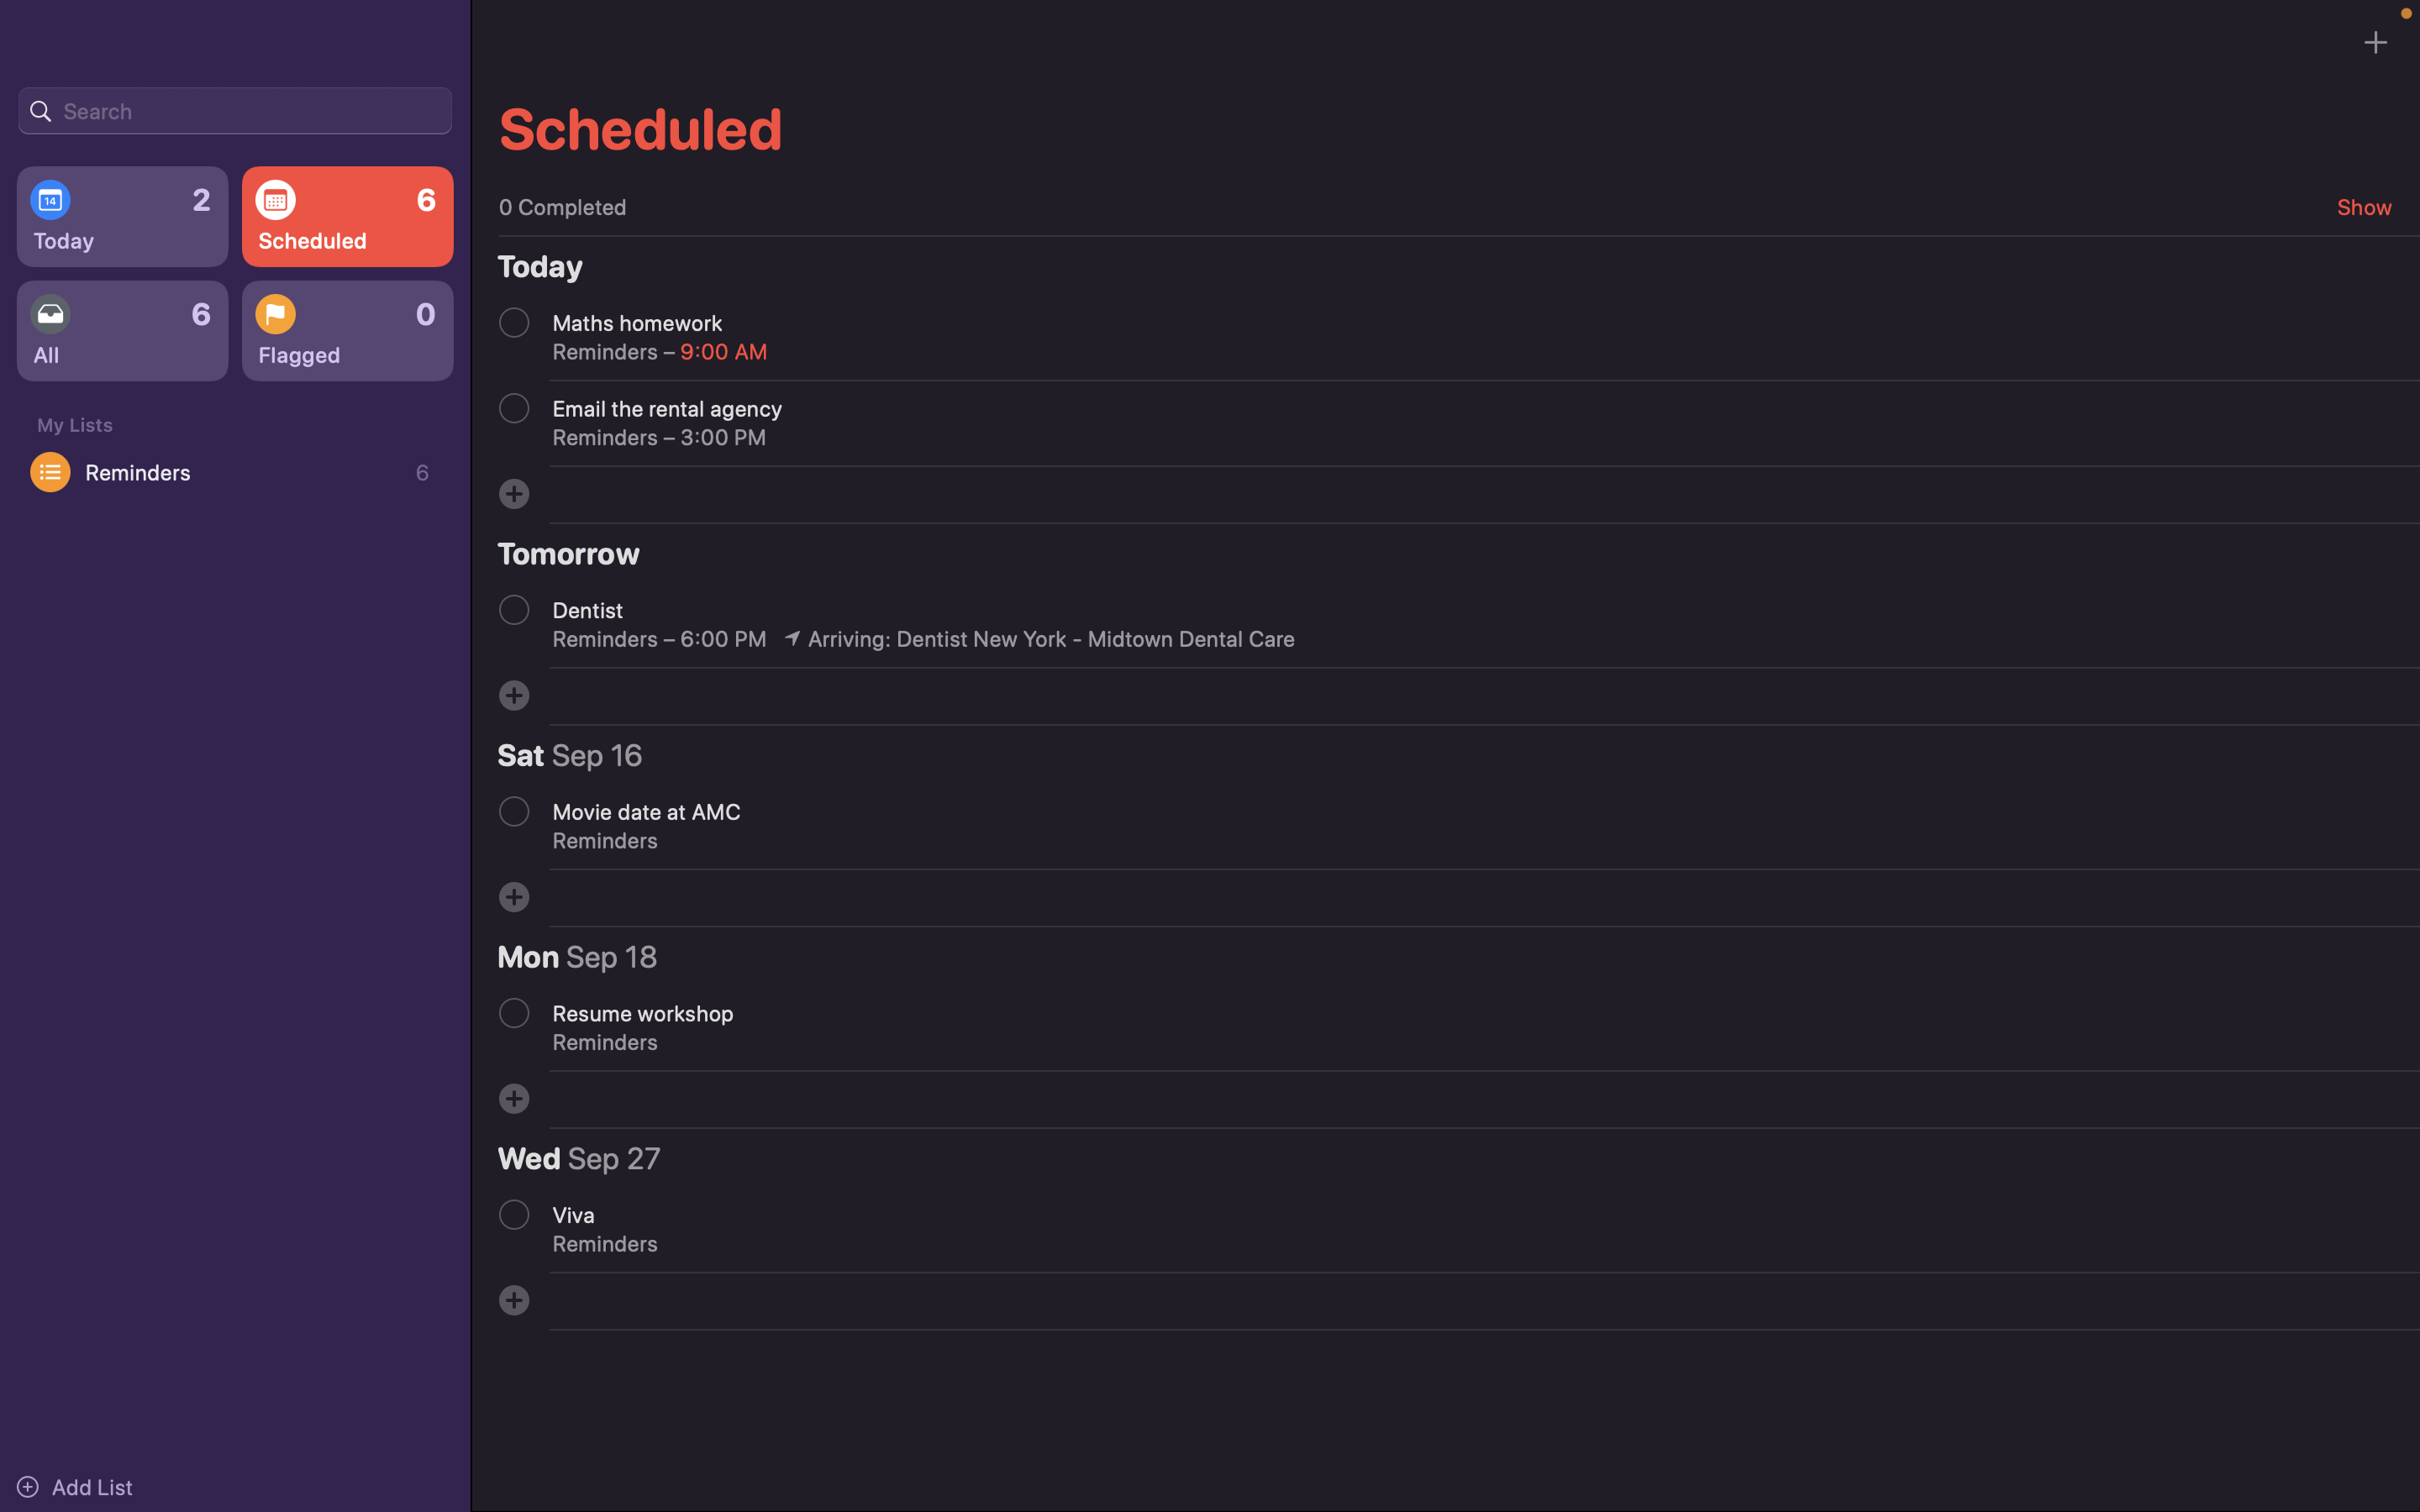 This screenshot has height=1512, width=2420. I want to click on Add a new event "Project deadline", so click(513, 492).